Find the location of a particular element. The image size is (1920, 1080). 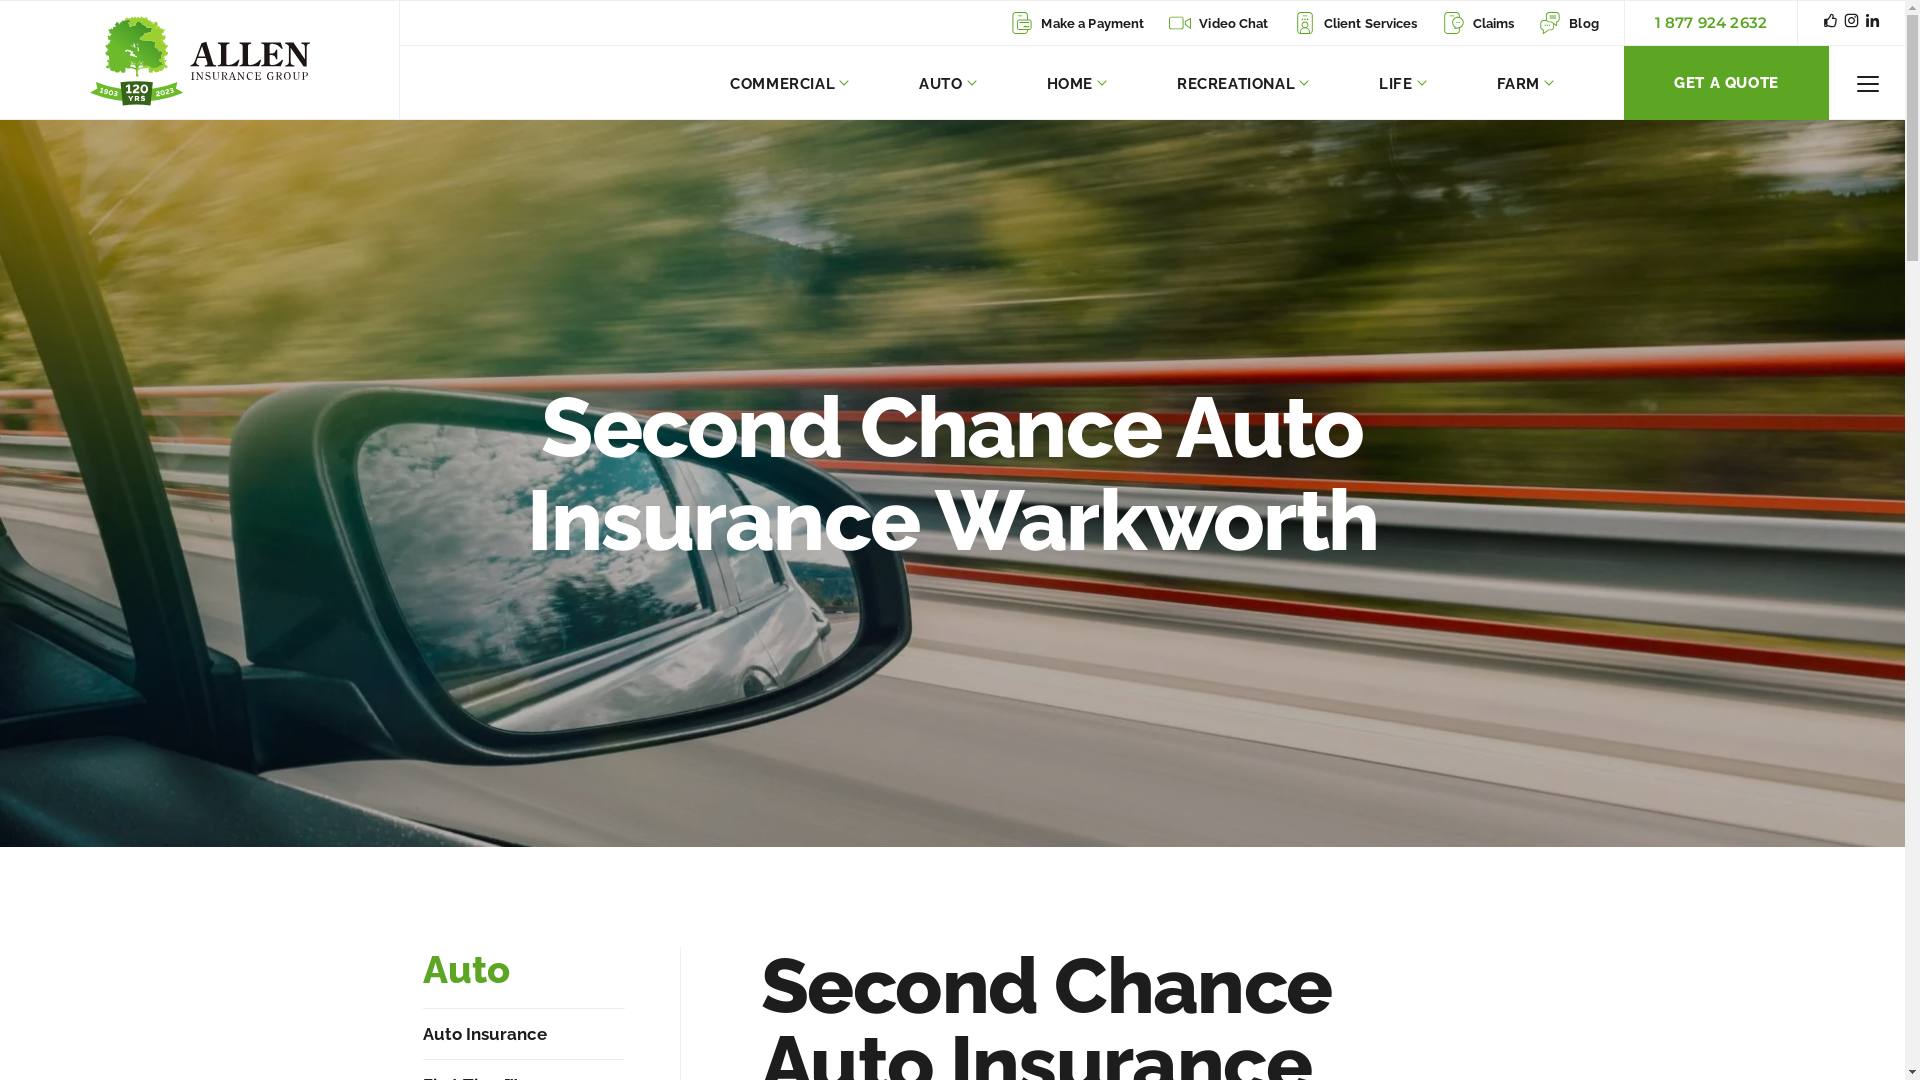

'Auto Insurance' is located at coordinates (421, 1033).